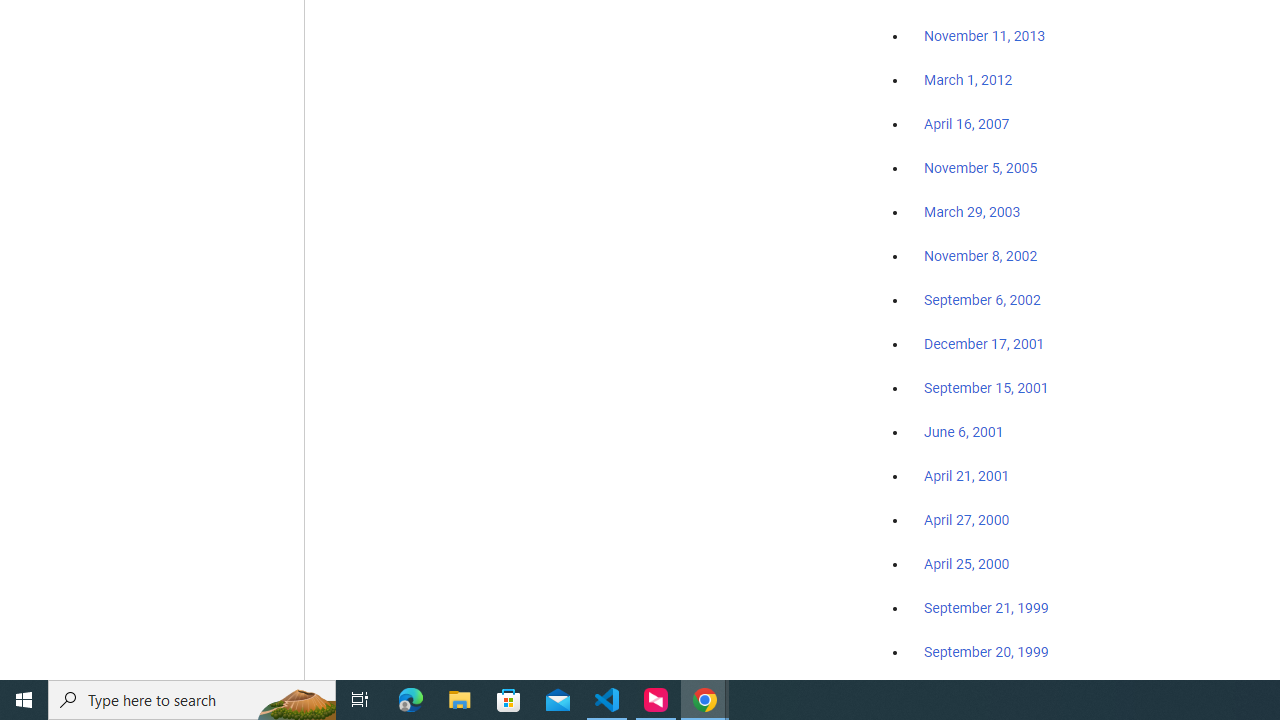  Describe the element at coordinates (967, 124) in the screenshot. I see `'April 16, 2007'` at that location.